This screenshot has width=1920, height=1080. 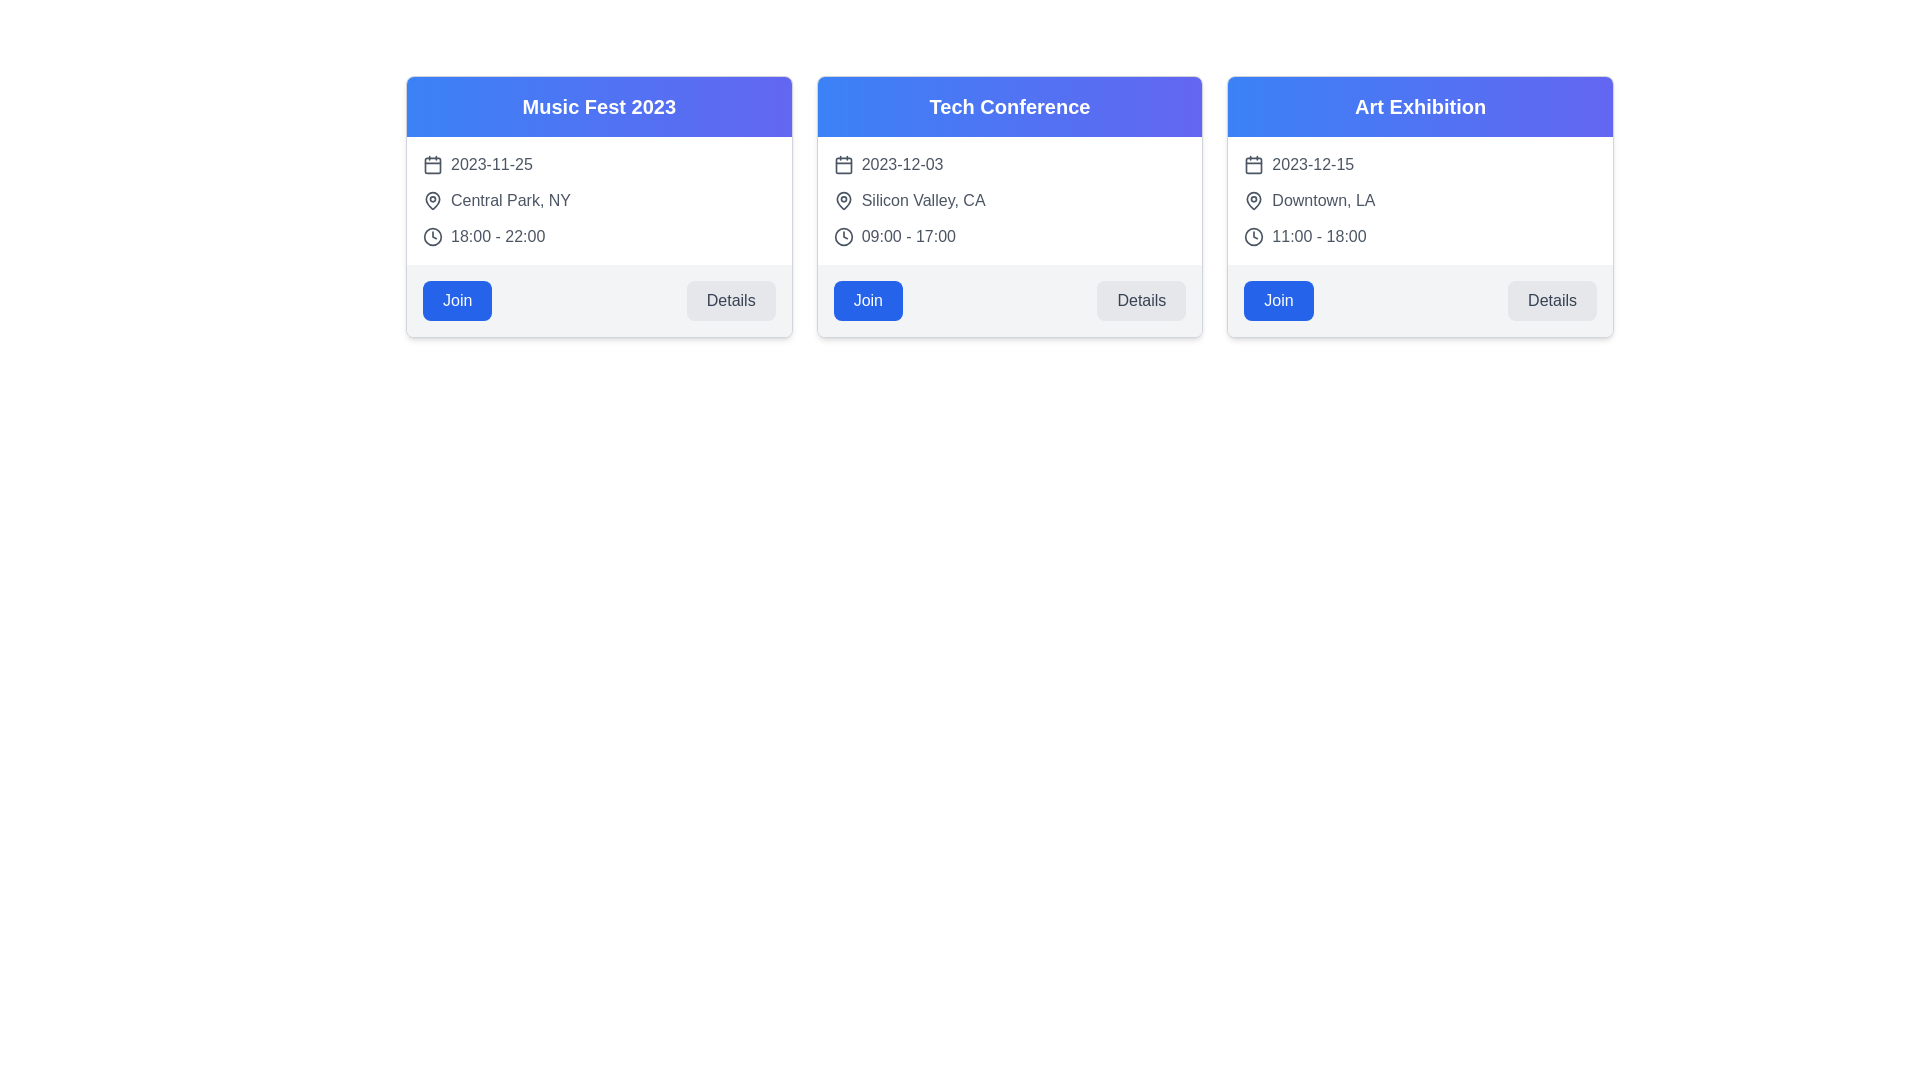 I want to click on the button in the bottom-left corner of the 'Music Fest 2023' event card, so click(x=456, y=300).